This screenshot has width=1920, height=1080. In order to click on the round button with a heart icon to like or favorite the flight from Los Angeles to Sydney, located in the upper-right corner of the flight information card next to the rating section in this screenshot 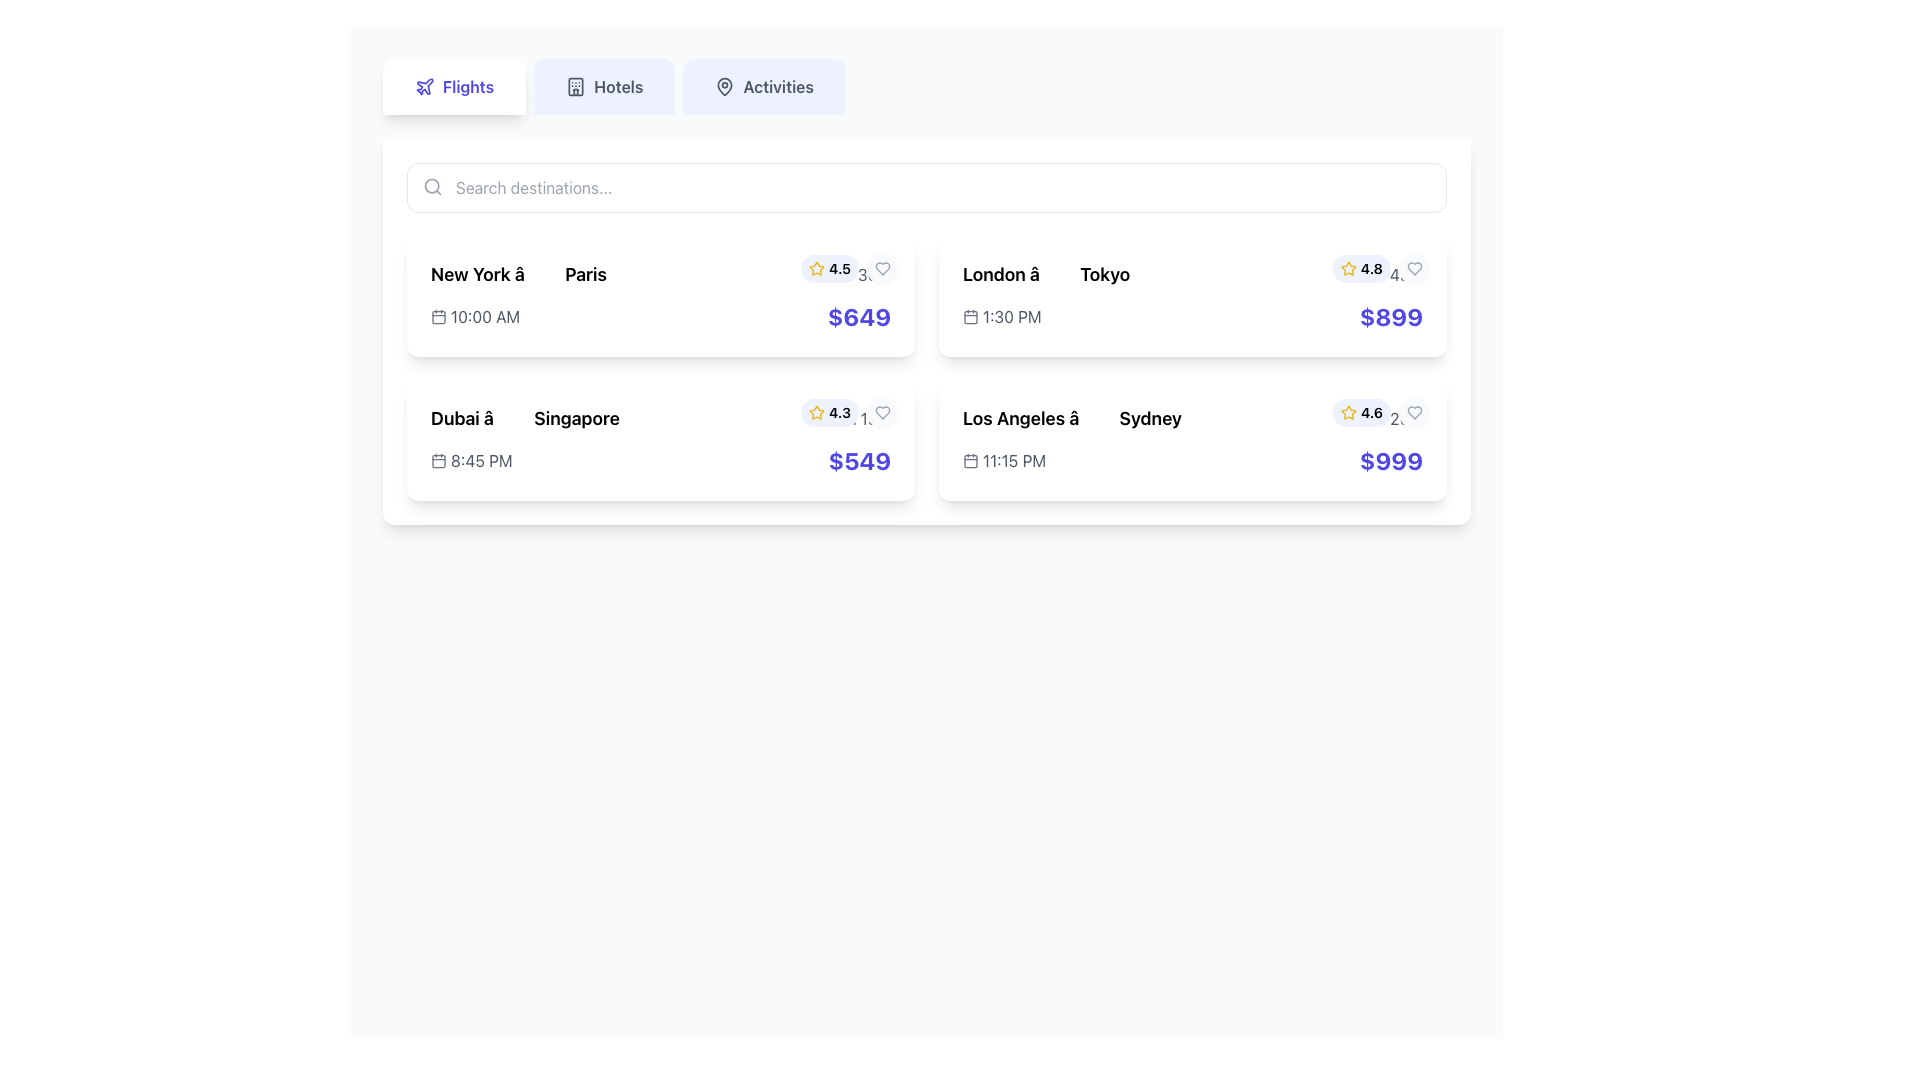, I will do `click(1414, 411)`.